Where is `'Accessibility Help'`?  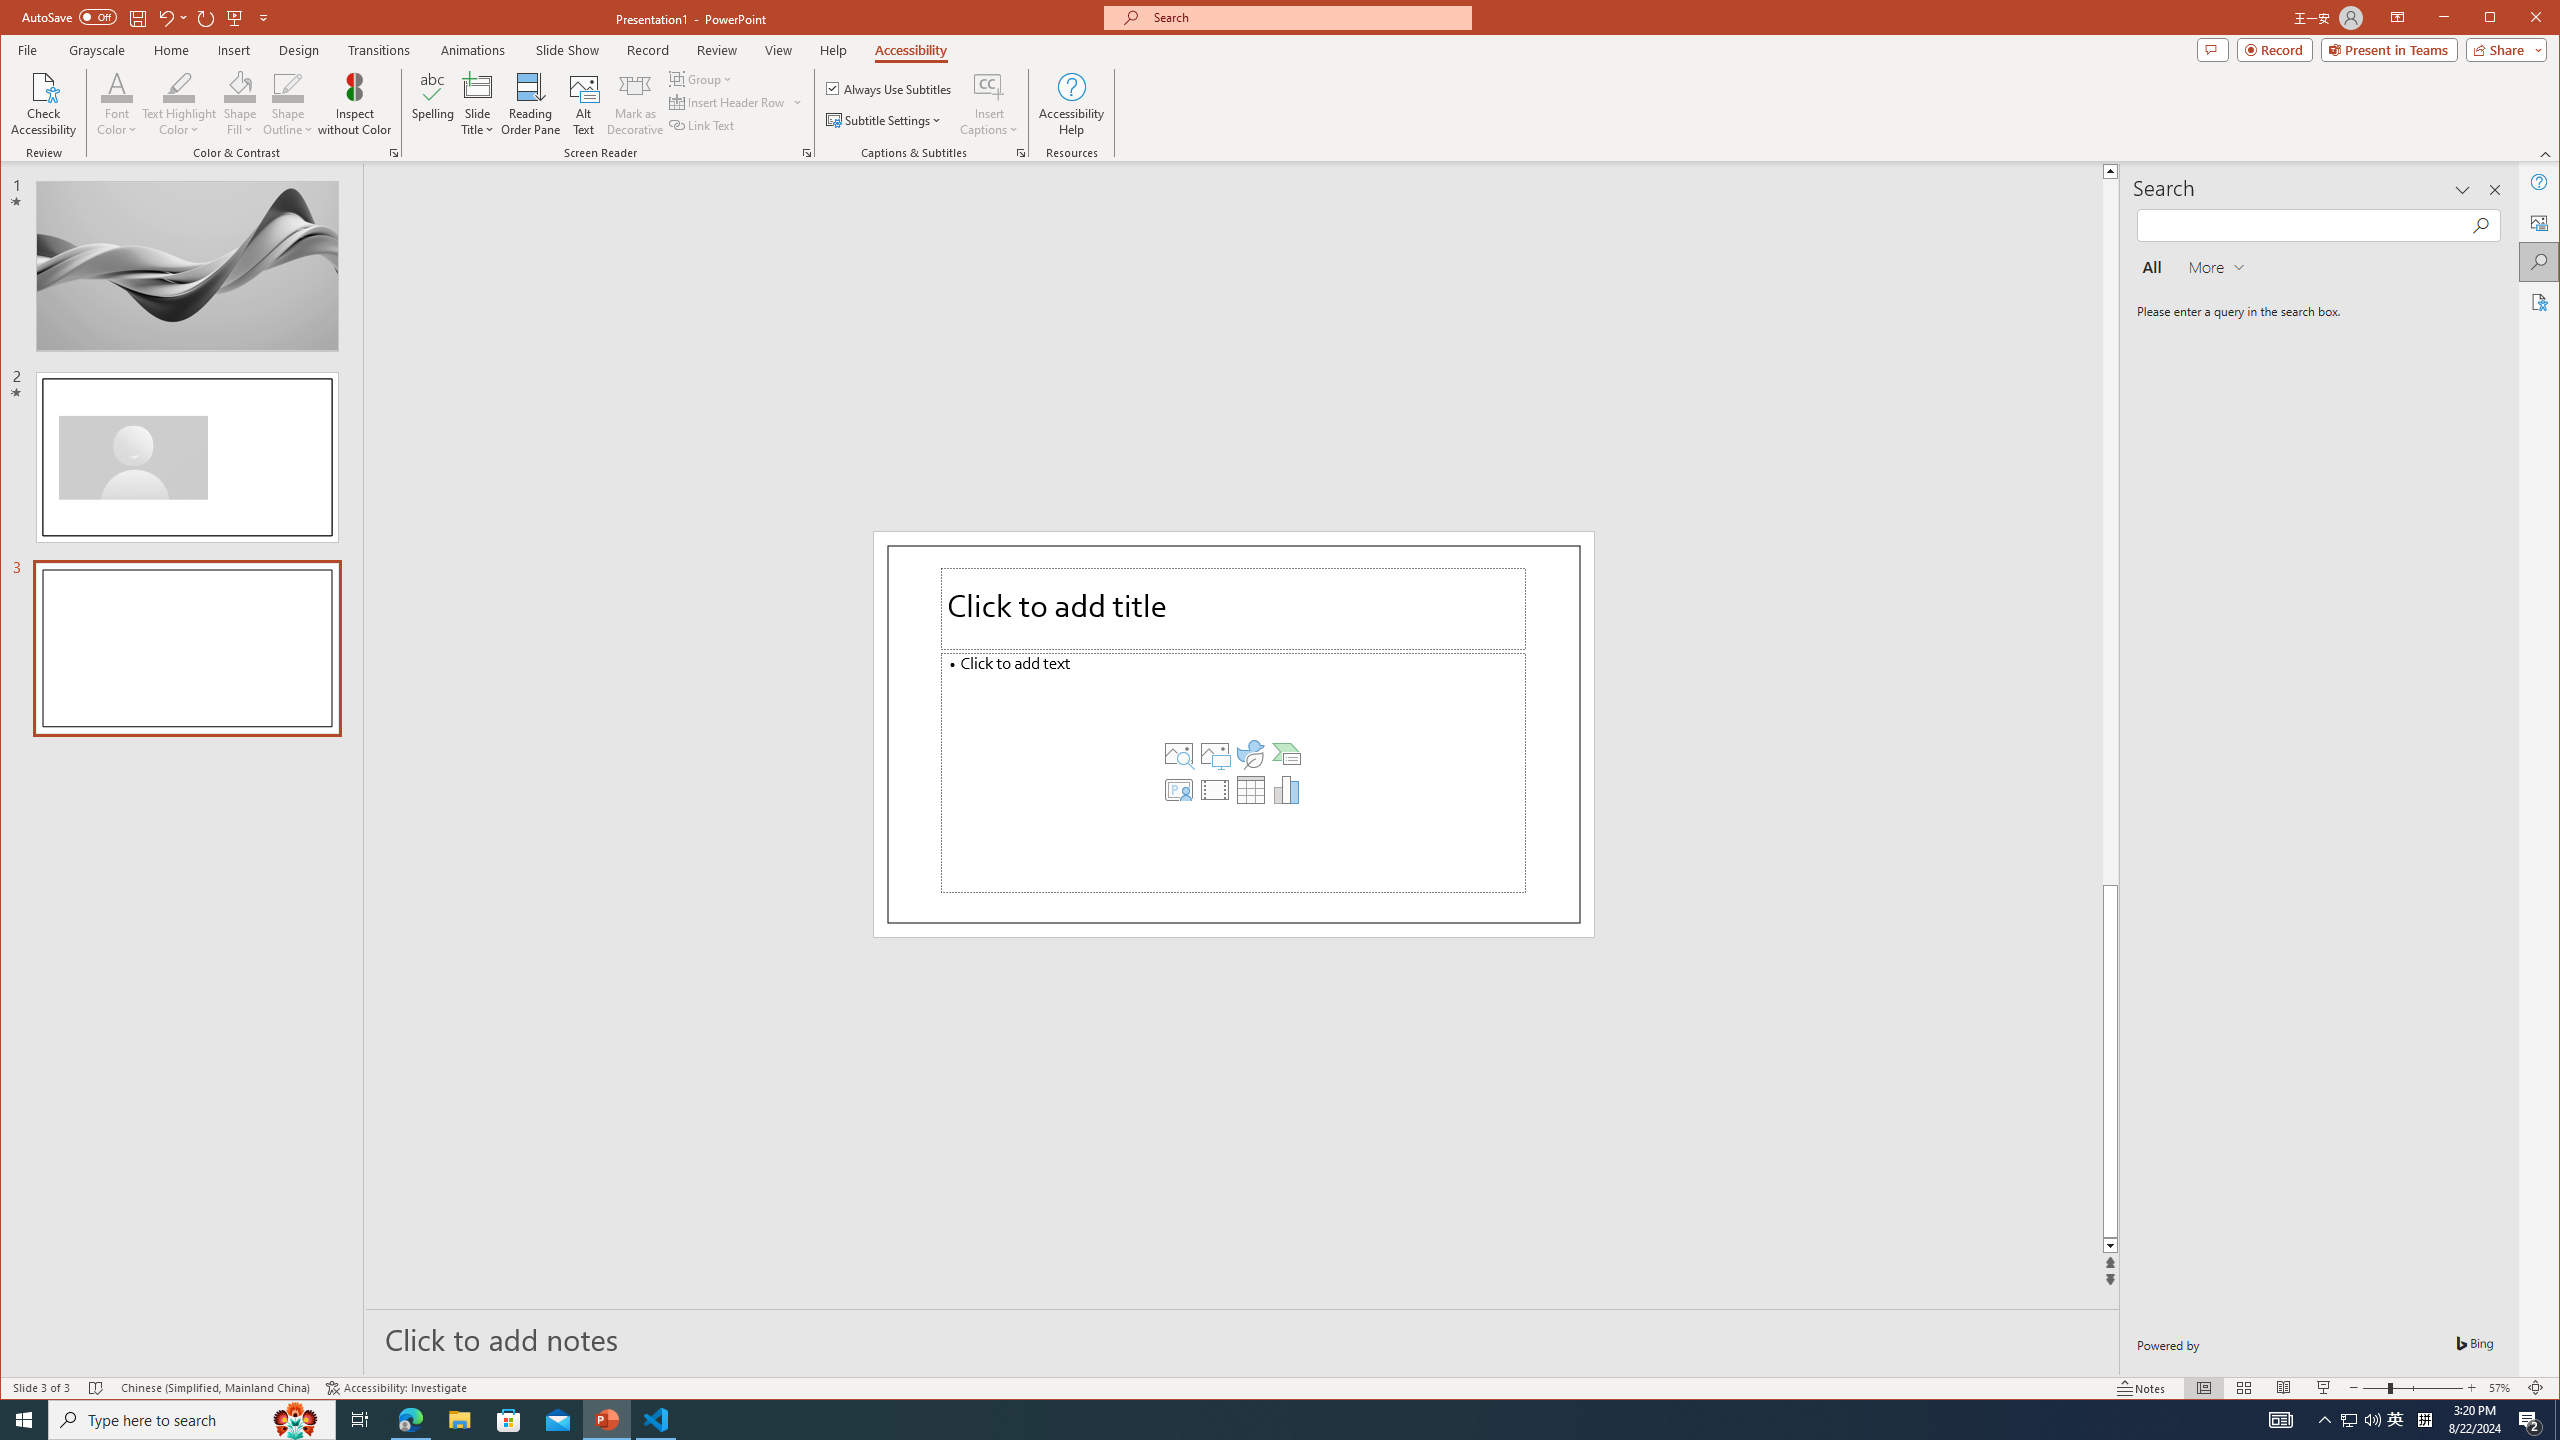
'Accessibility Help' is located at coordinates (1071, 103).